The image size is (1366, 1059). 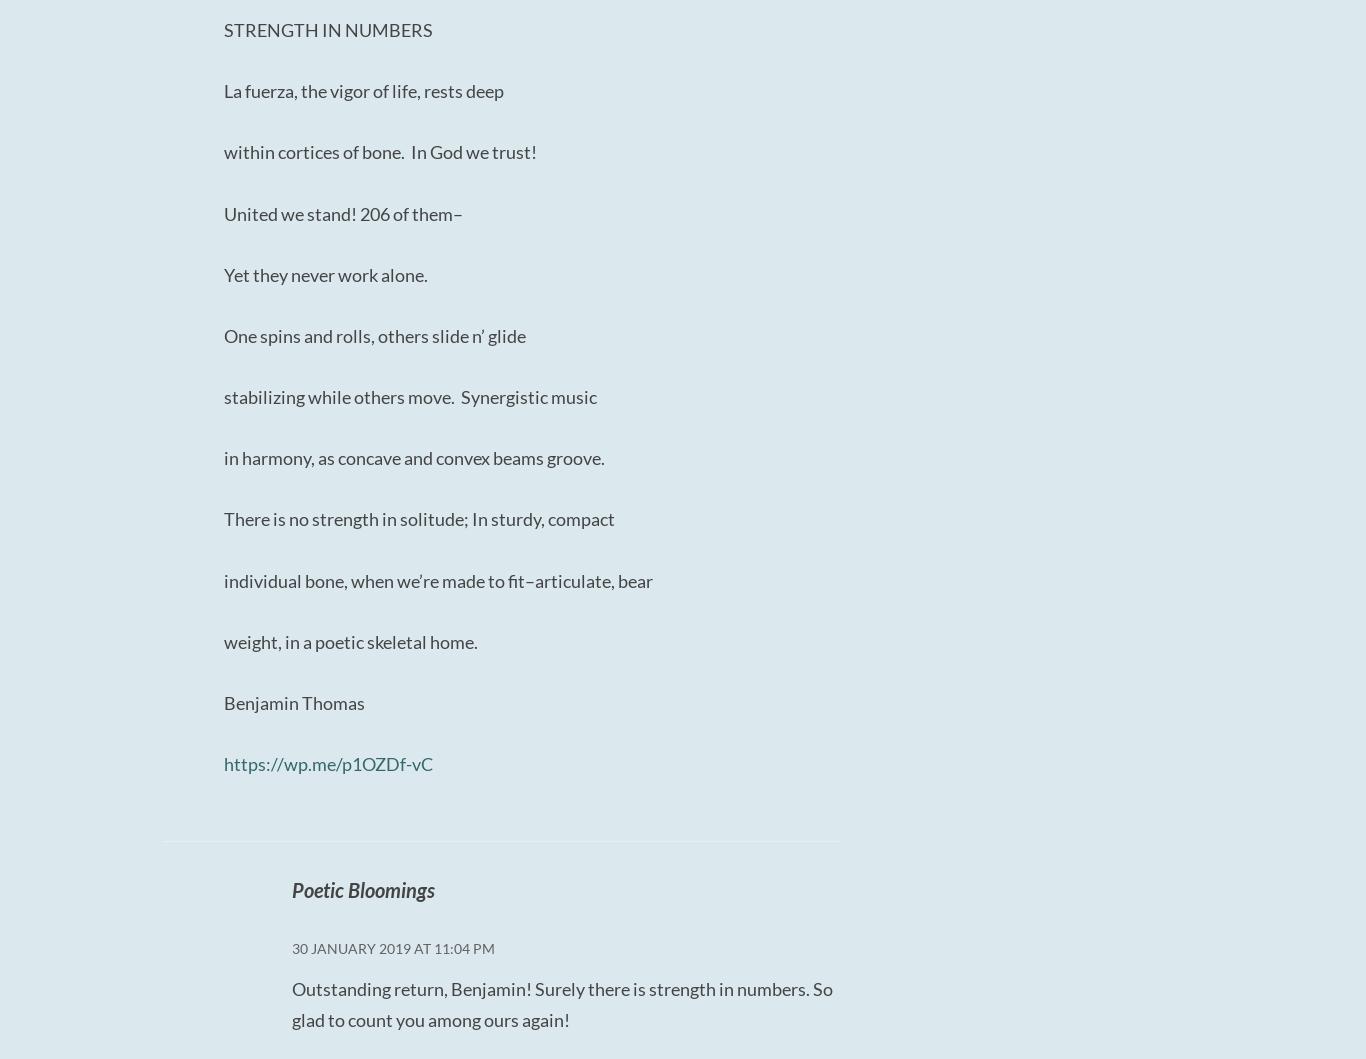 I want to click on 'La fuerza, the vigor of life, rests deep', so click(x=363, y=90).